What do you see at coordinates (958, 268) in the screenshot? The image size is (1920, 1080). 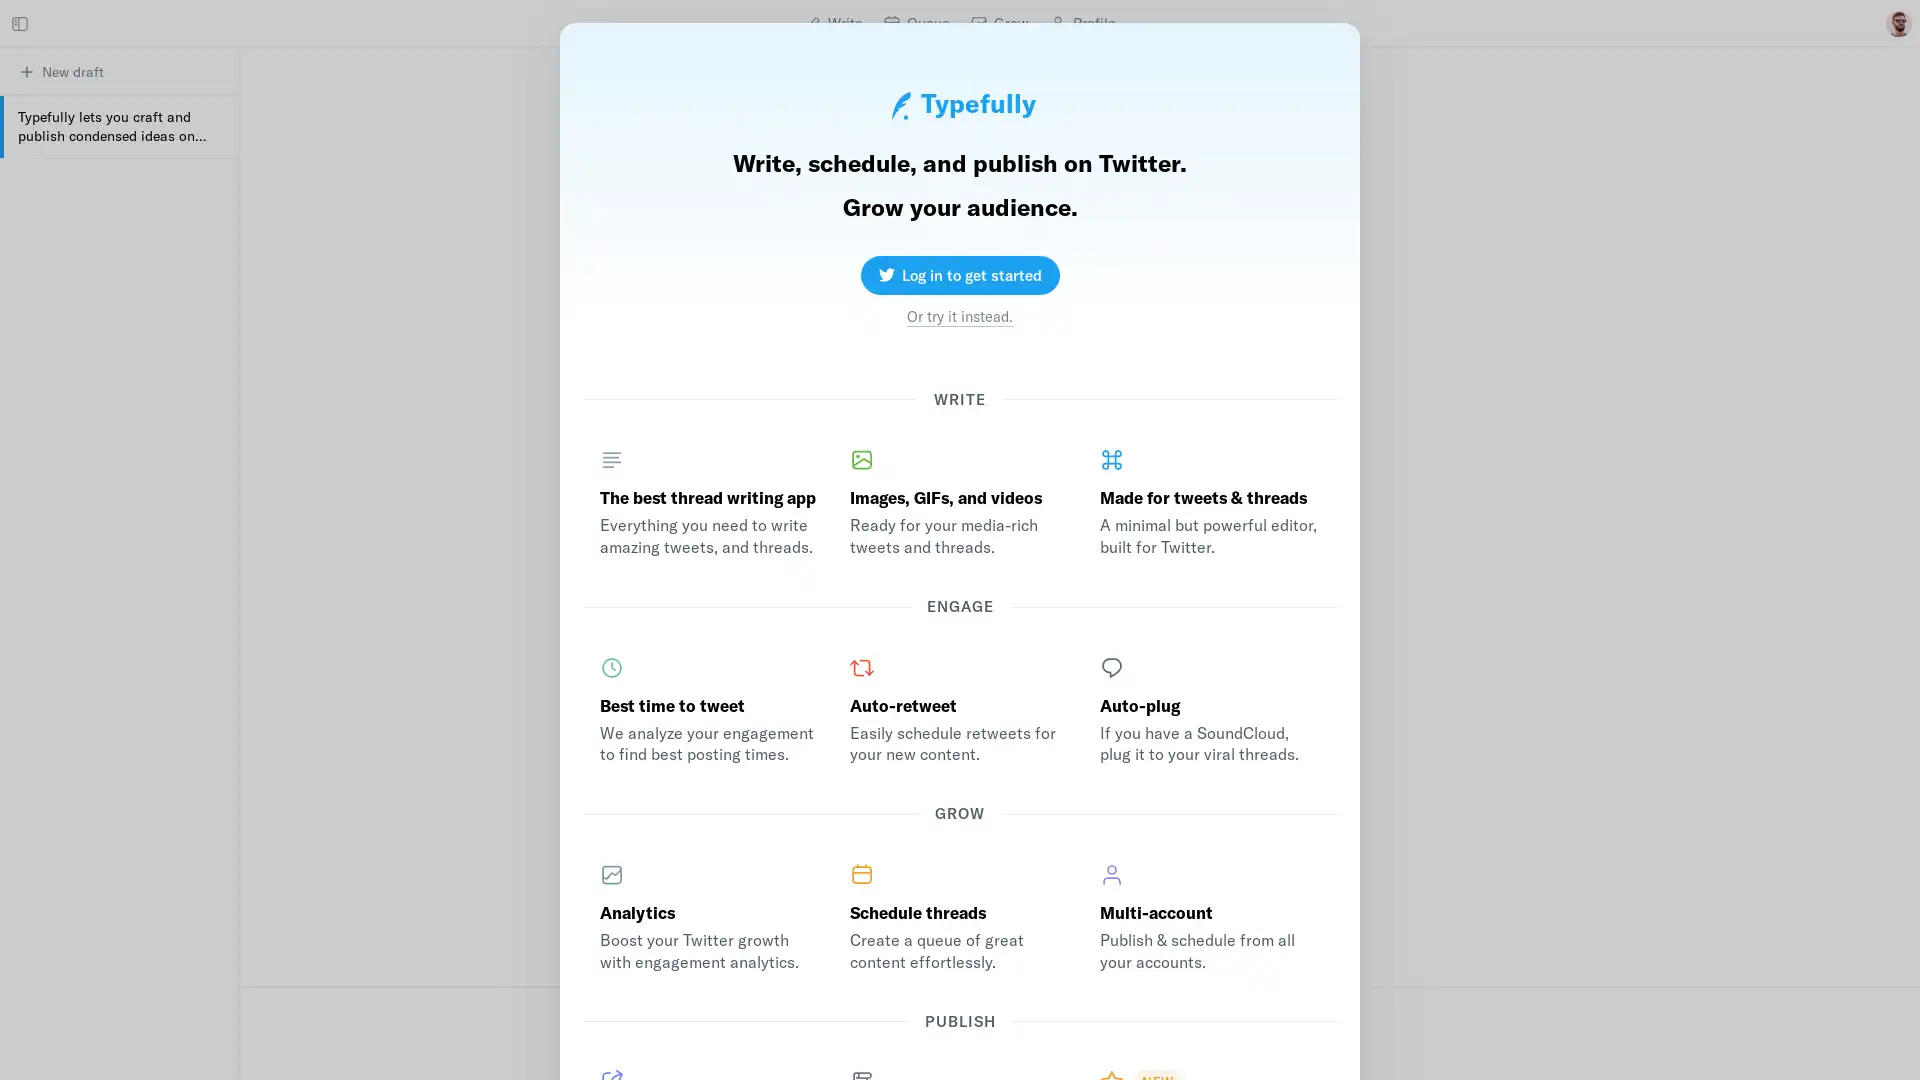 I see `Log in to get started` at bounding box center [958, 268].